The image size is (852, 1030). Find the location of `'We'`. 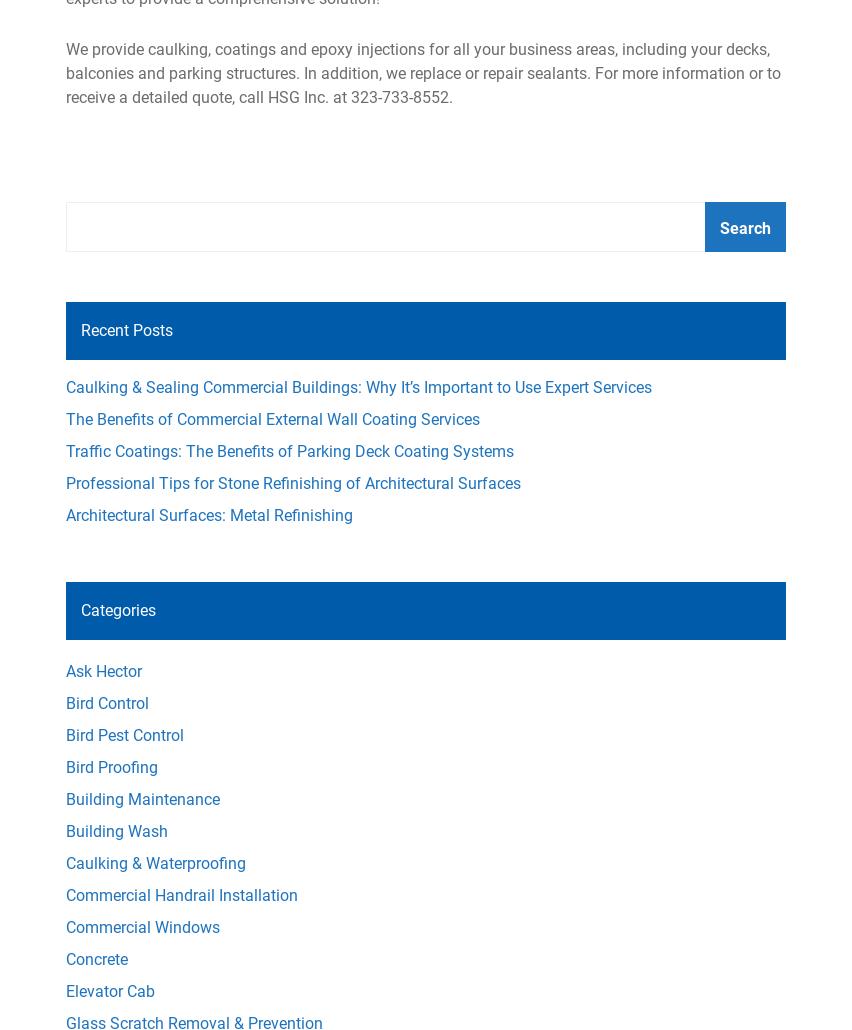

'We' is located at coordinates (77, 48).